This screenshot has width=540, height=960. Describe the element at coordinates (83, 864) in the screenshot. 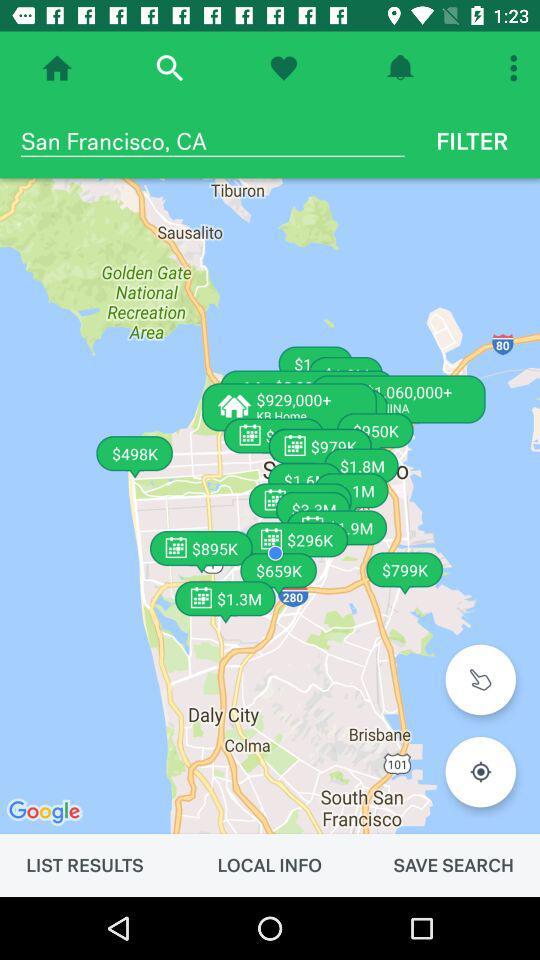

I see `list results` at that location.